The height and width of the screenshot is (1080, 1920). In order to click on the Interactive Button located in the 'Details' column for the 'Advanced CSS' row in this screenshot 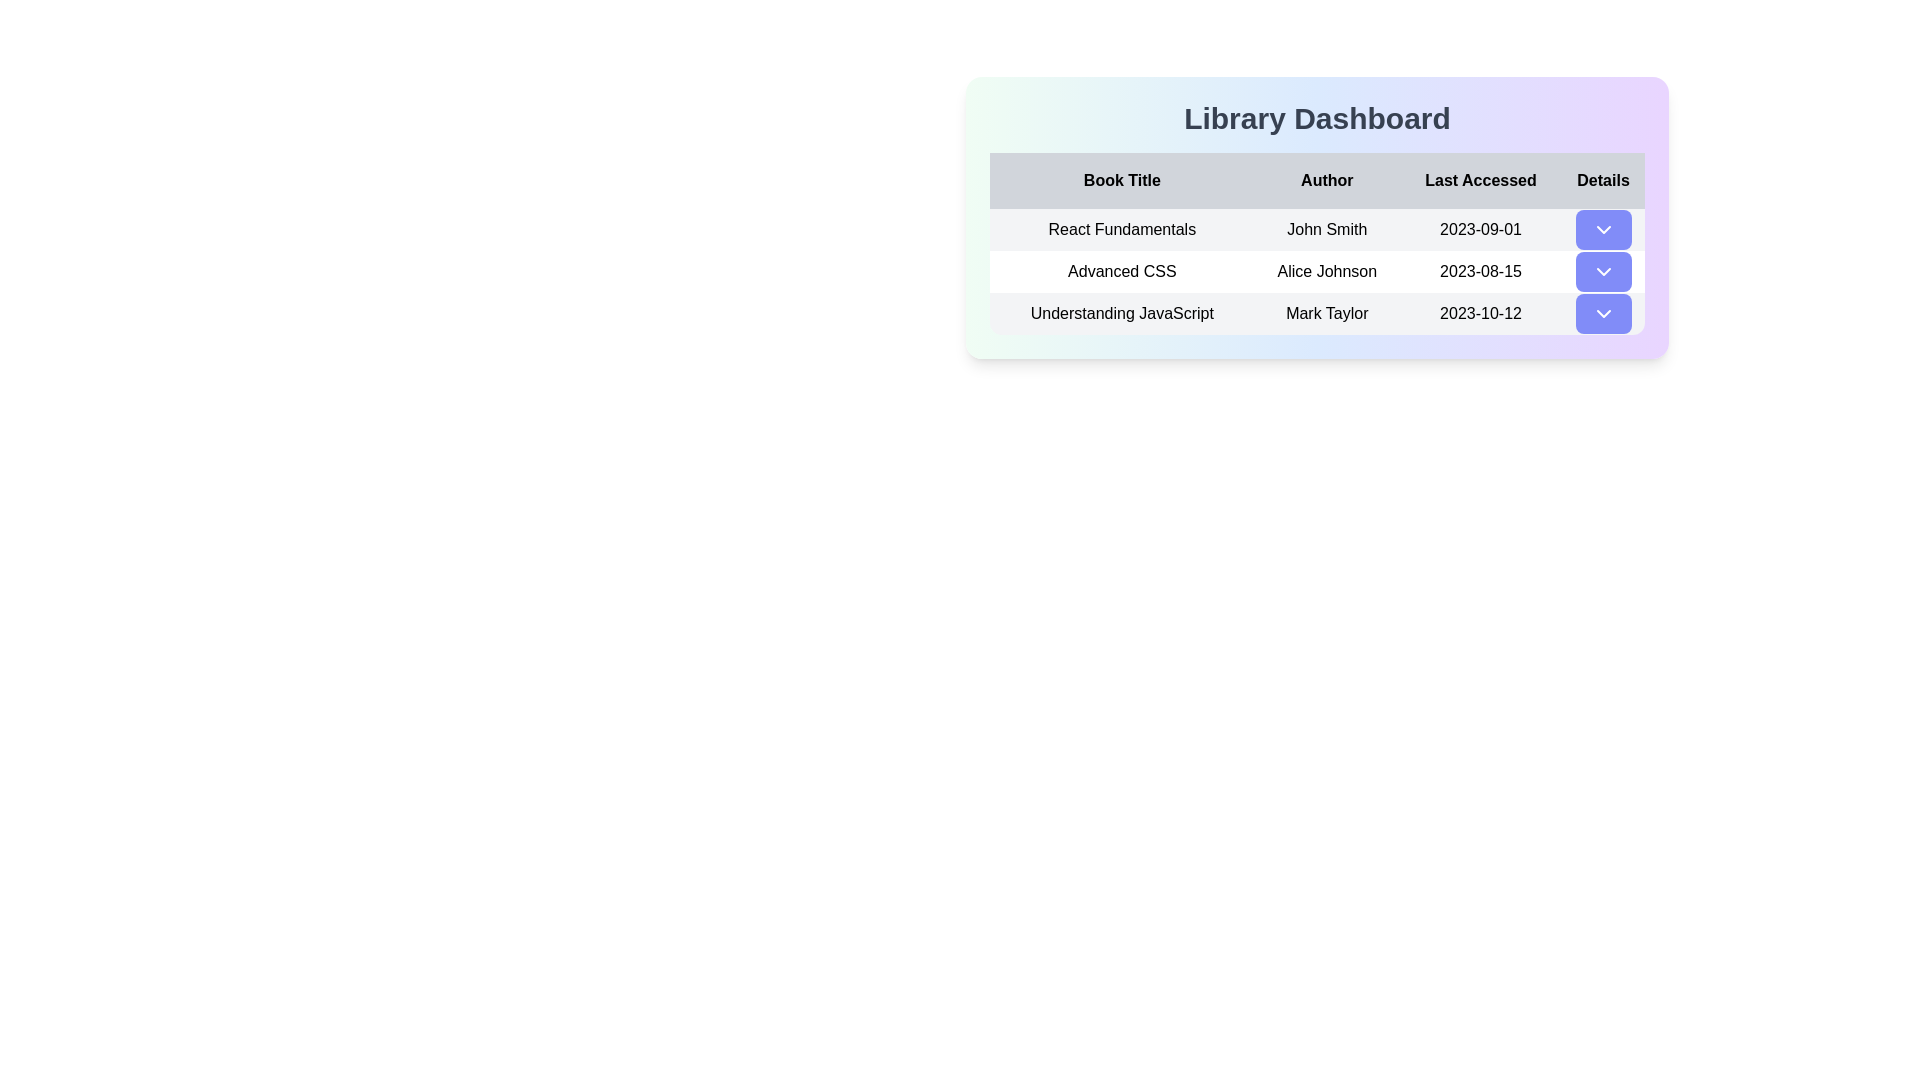, I will do `click(1603, 272)`.